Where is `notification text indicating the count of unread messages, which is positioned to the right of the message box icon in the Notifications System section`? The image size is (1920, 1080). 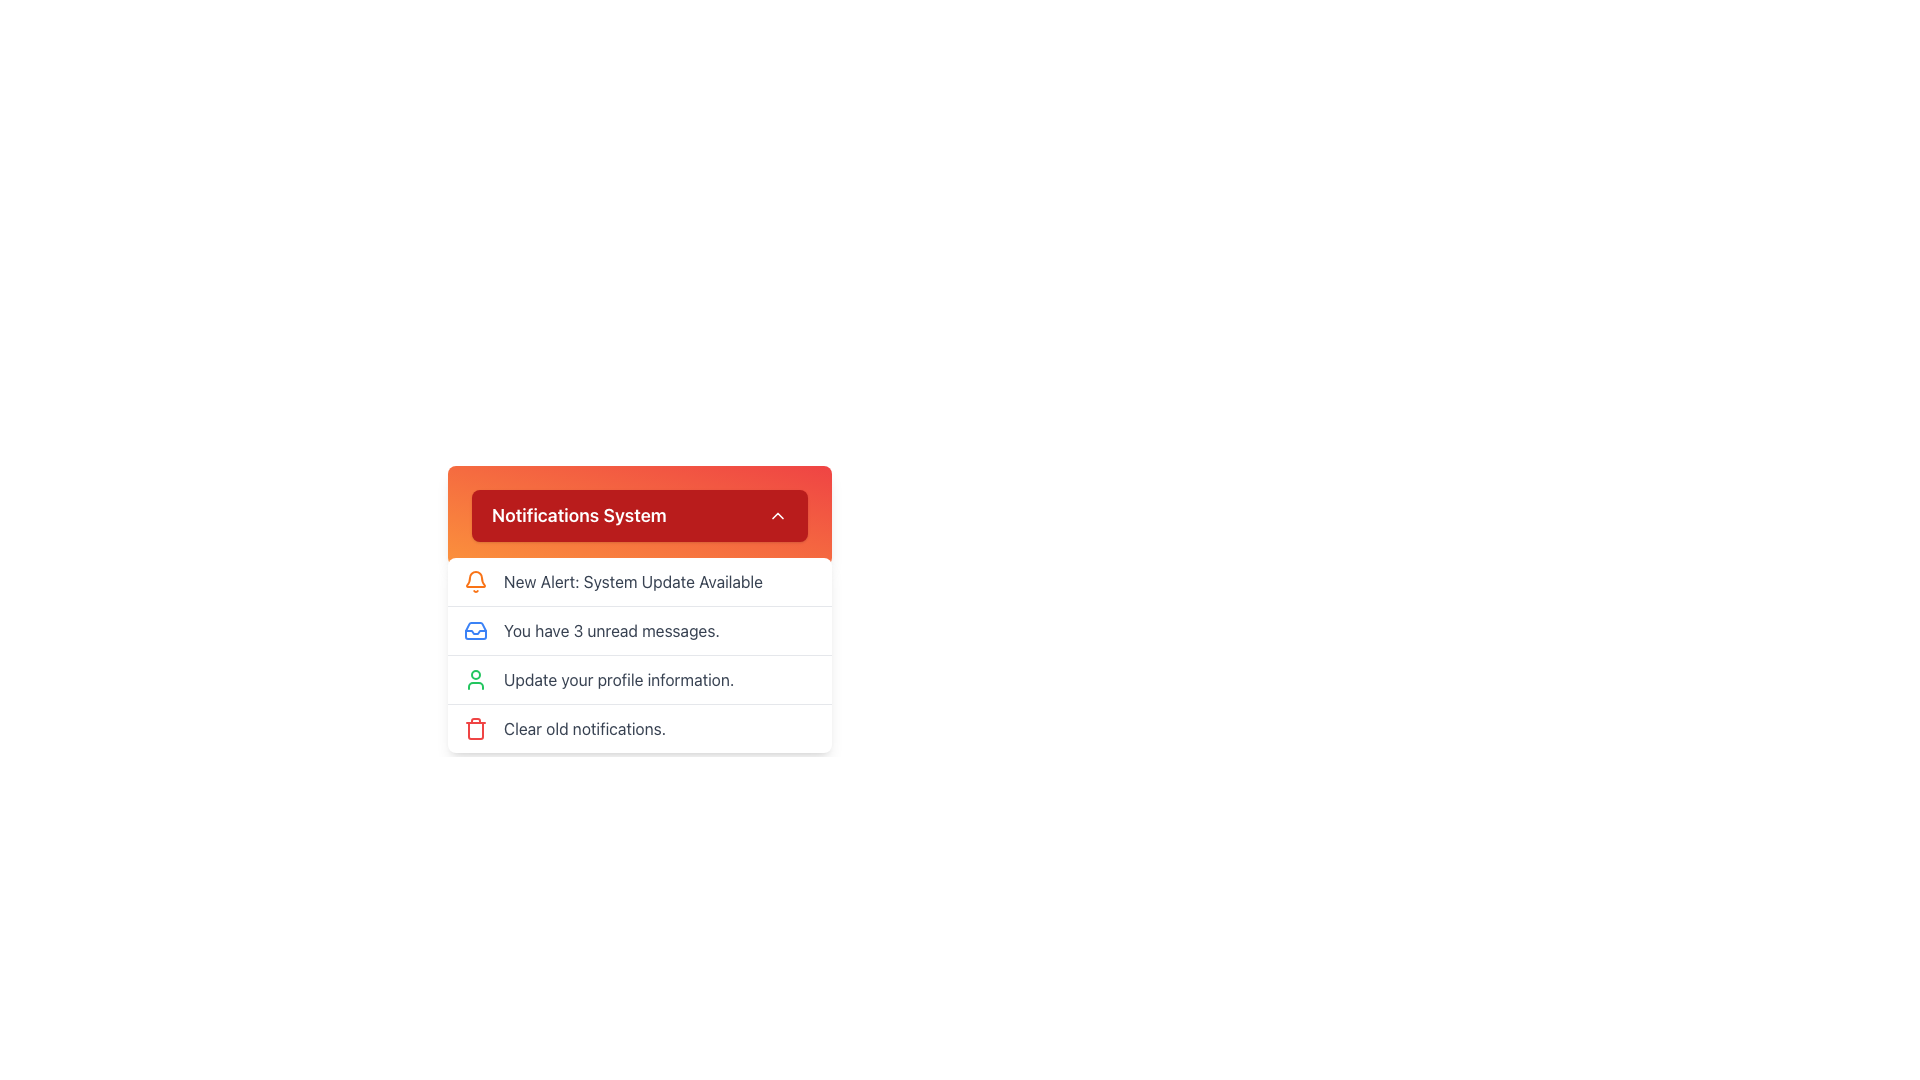 notification text indicating the count of unread messages, which is positioned to the right of the message box icon in the Notifications System section is located at coordinates (610, 631).